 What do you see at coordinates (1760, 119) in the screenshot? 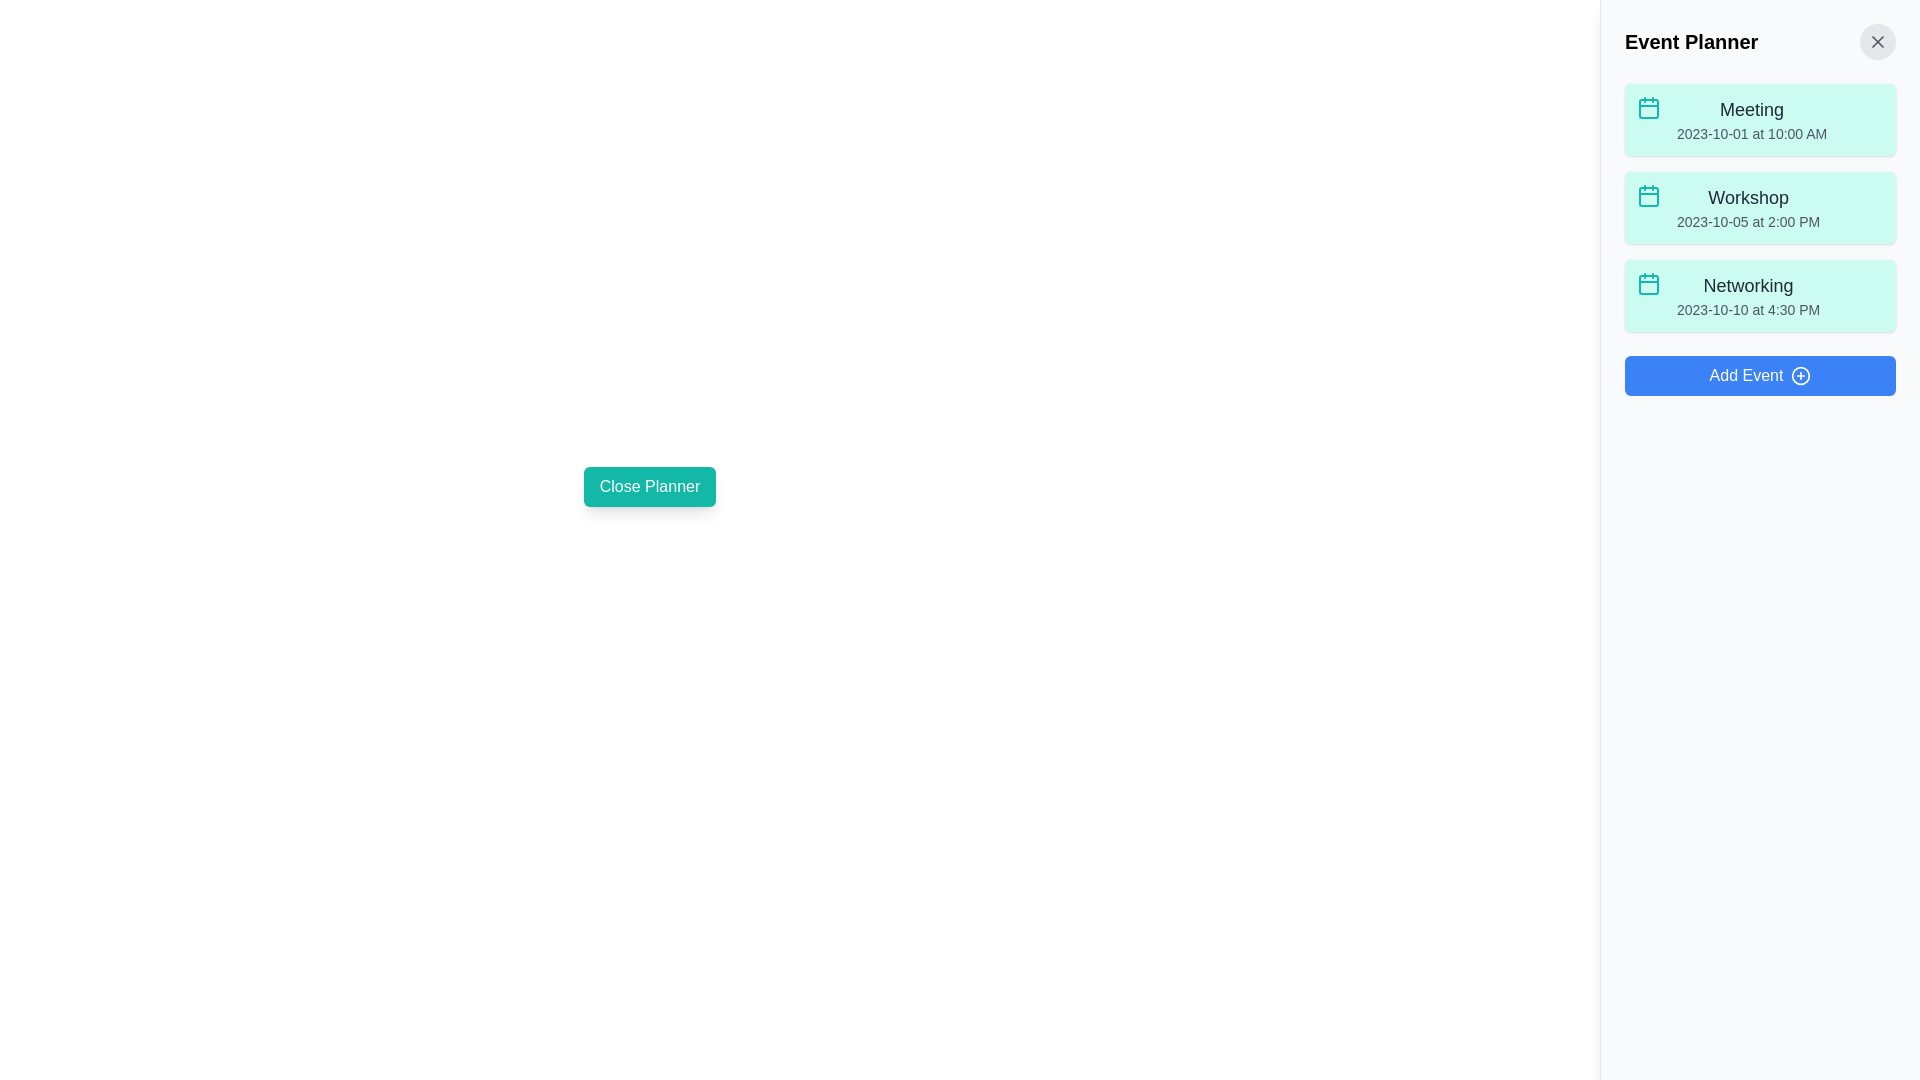
I see `the Informational card that indicates a meeting scheduled for 2023-10-01 at 10:00 AM, located at the top of the right-hand sidebar in the 'Event Planner' section` at bounding box center [1760, 119].